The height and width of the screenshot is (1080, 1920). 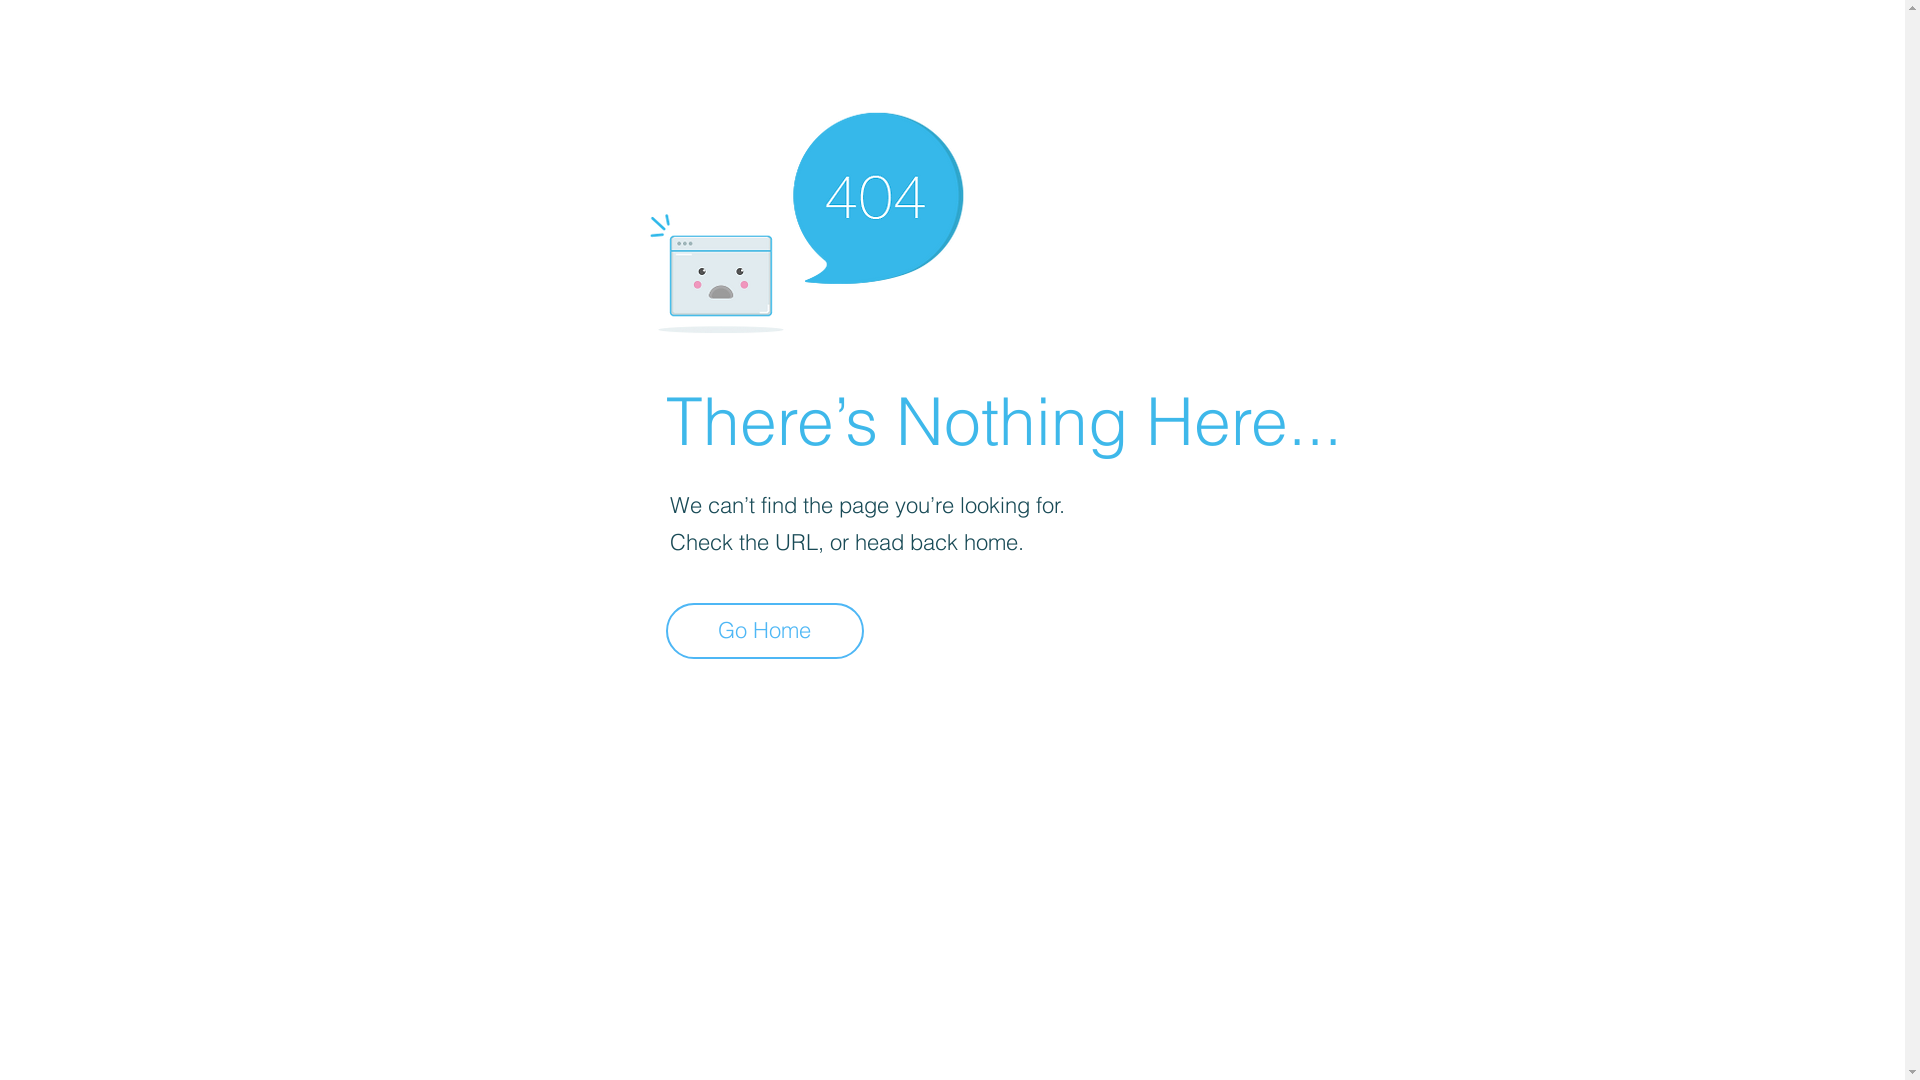 I want to click on 'Go Home', so click(x=763, y=631).